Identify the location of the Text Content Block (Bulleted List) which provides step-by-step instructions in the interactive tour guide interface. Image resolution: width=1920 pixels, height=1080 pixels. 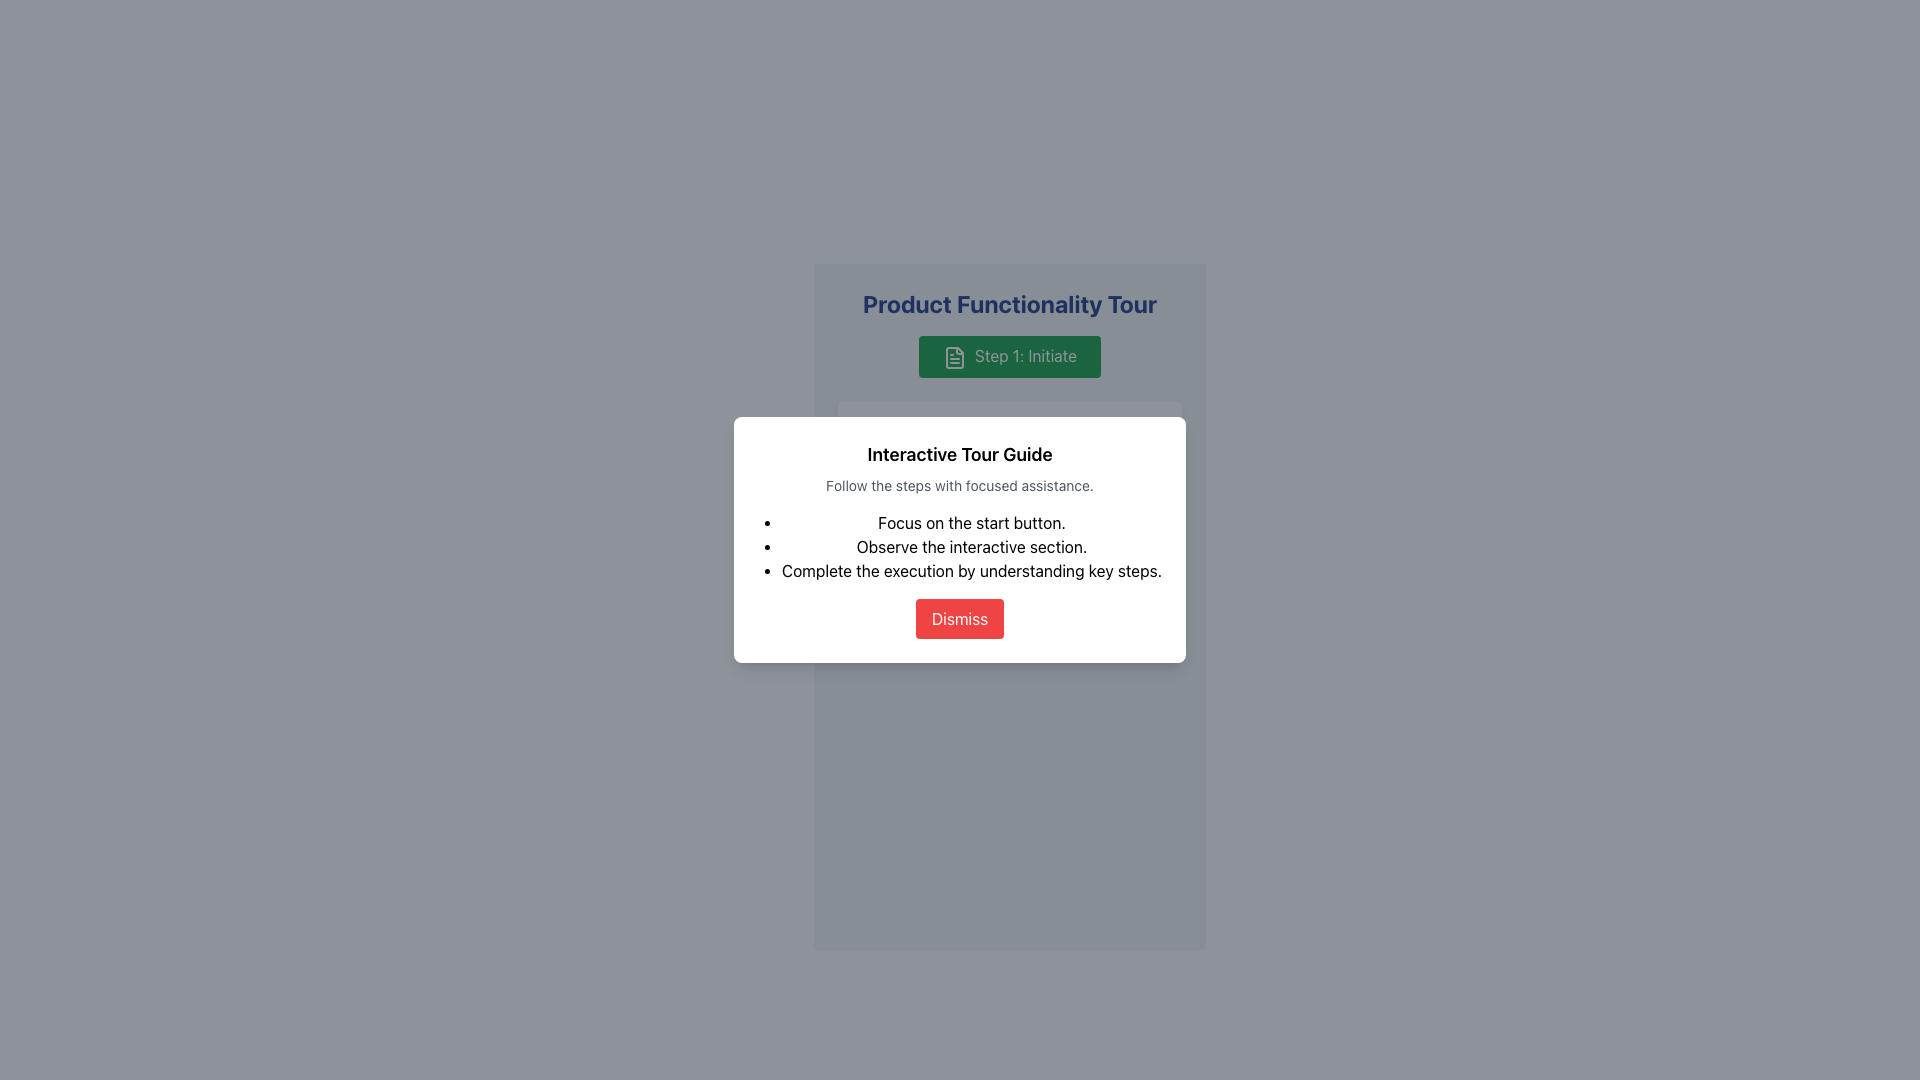
(971, 546).